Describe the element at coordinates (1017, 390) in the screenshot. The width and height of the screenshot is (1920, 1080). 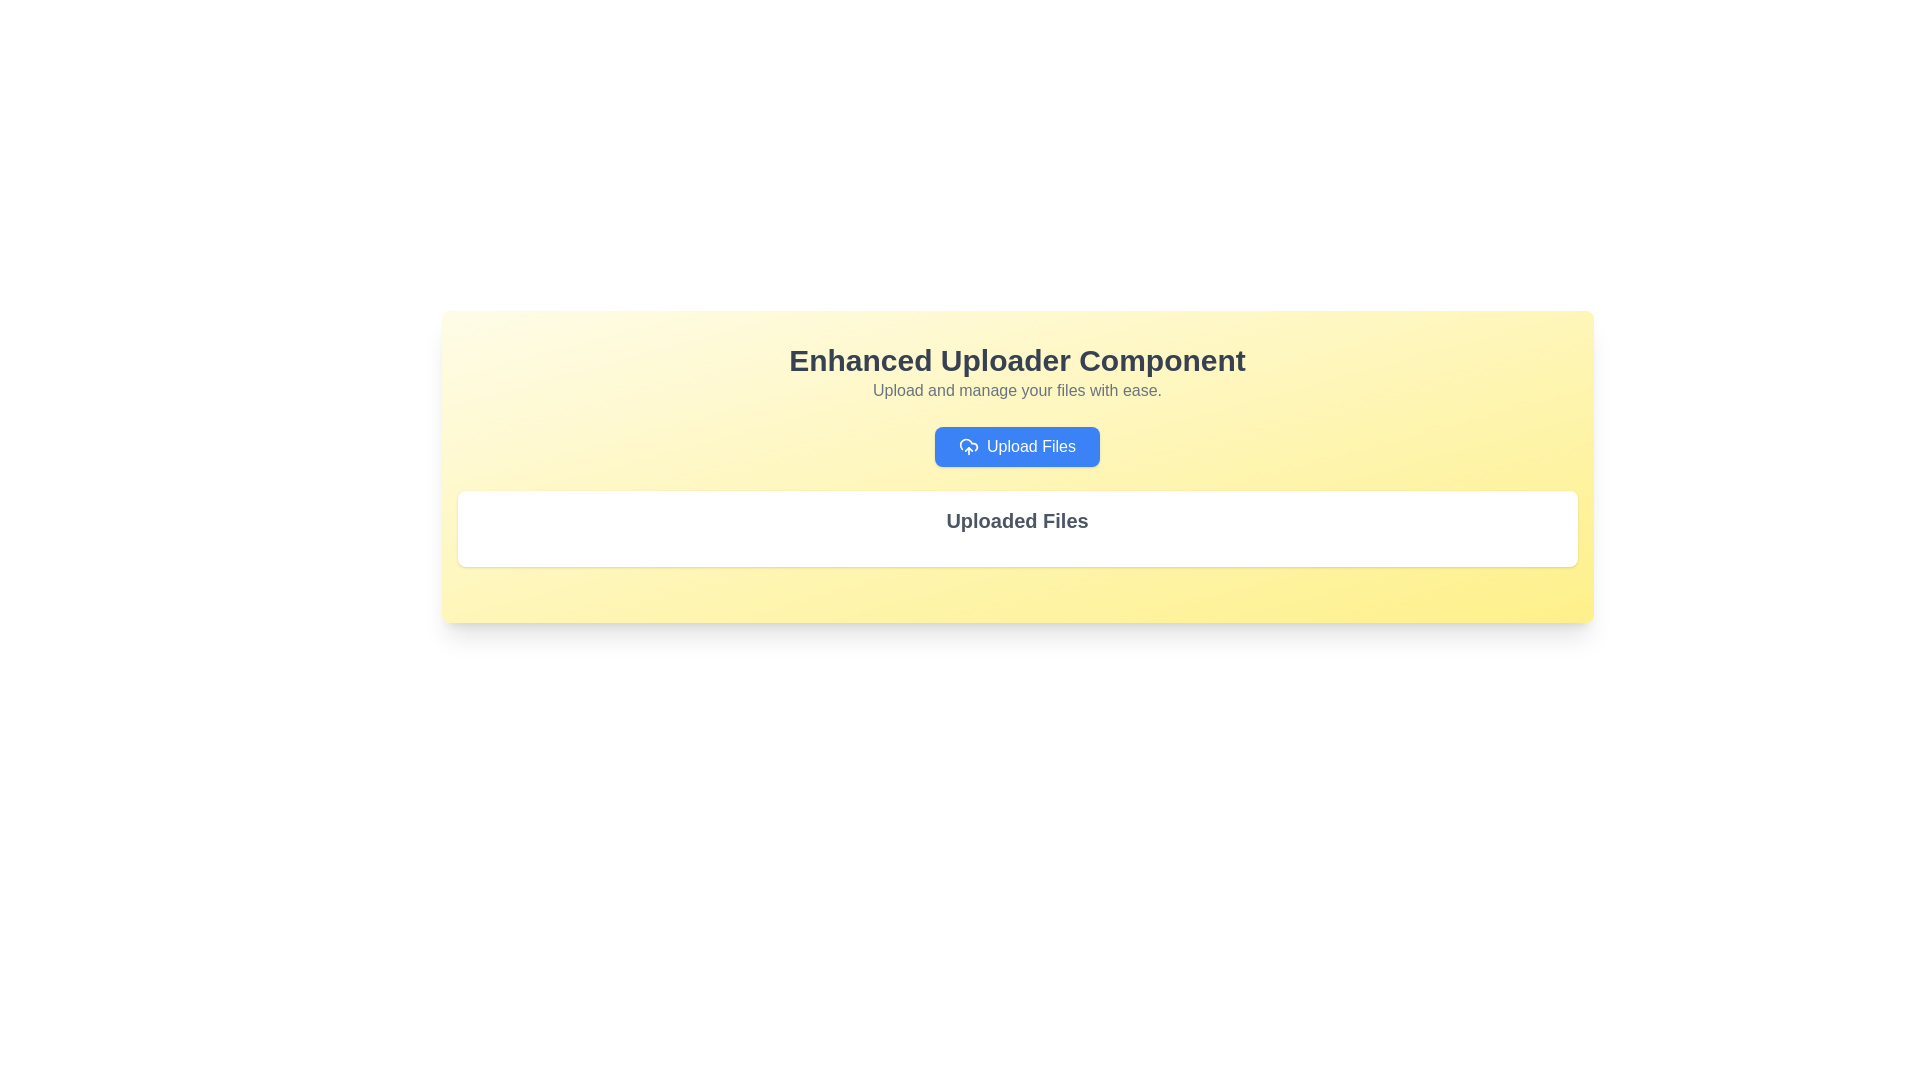
I see `the Text label that serves as a descriptive subtitle for the 'Enhanced Uploader Component', positioned directly below it and centered in the yellow-highlighted card` at that location.